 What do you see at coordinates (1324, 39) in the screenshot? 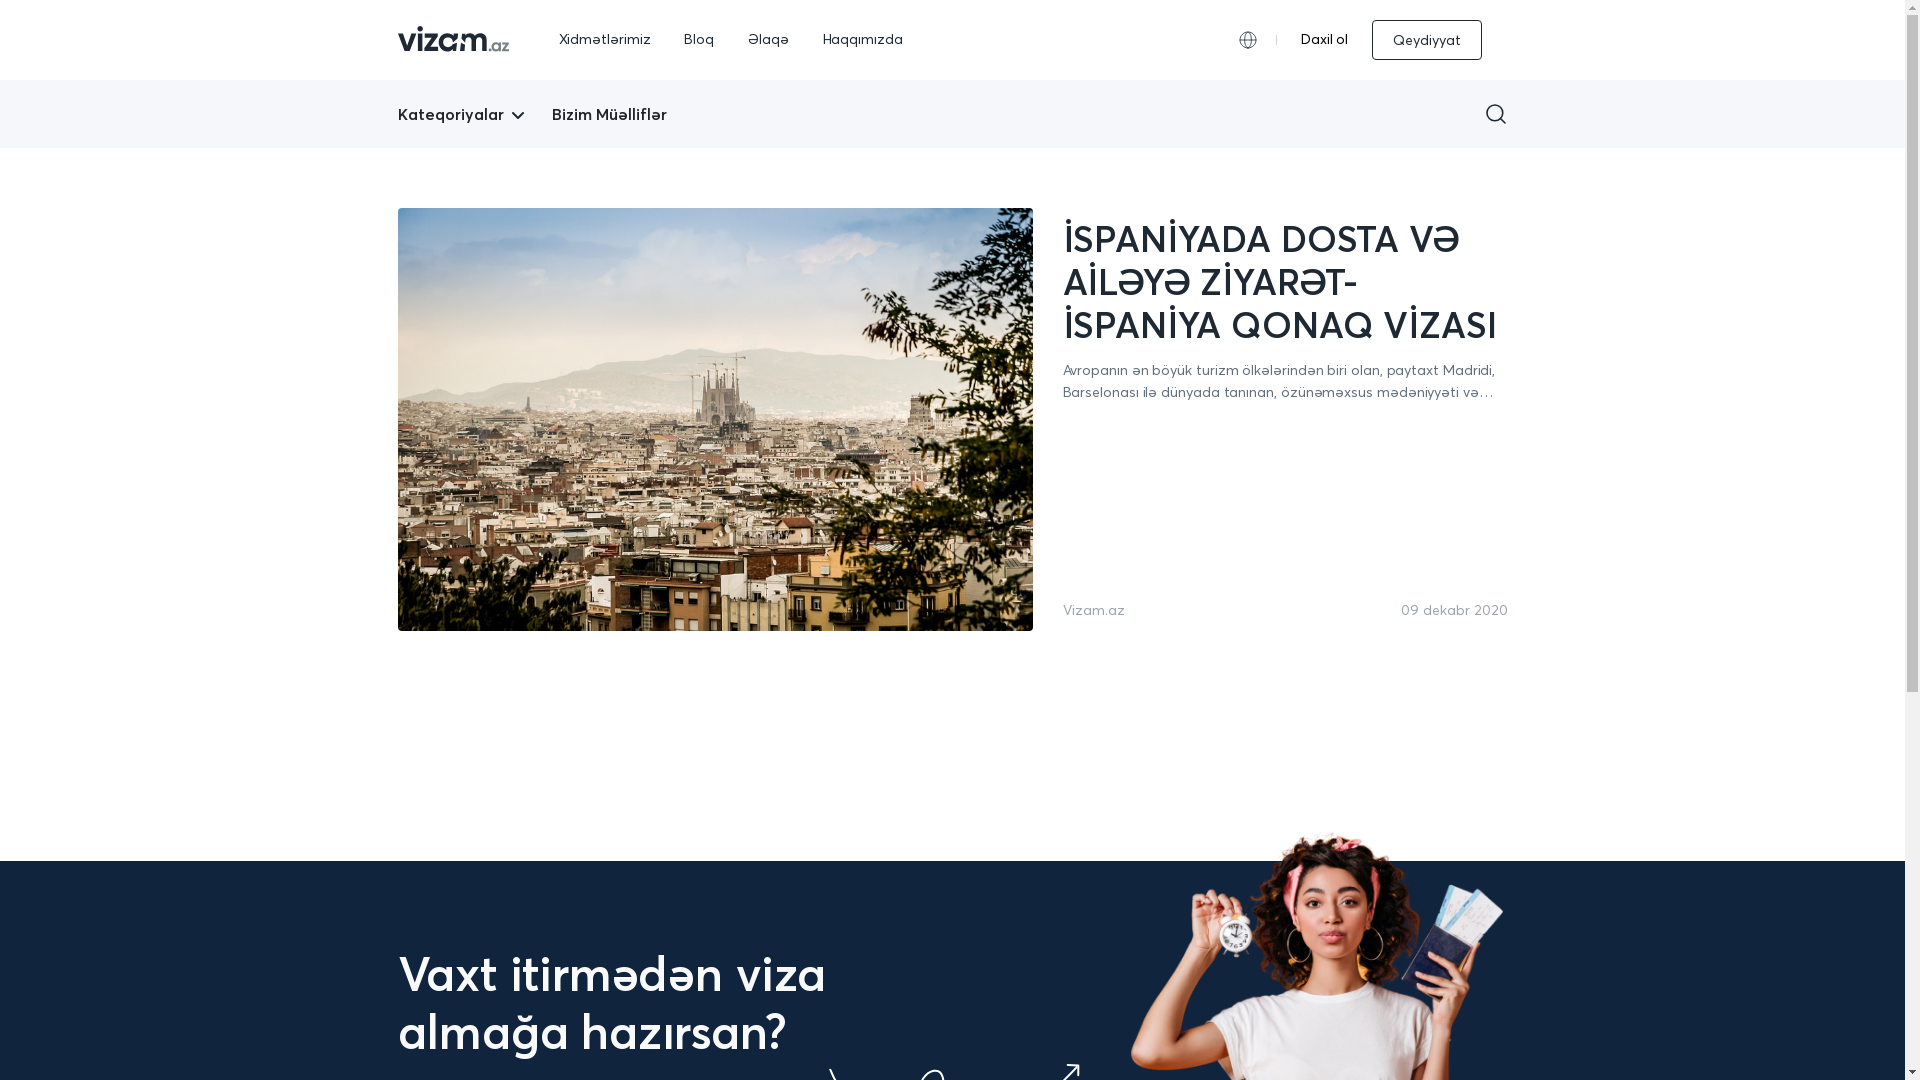
I see `'Daxil ol'` at bounding box center [1324, 39].